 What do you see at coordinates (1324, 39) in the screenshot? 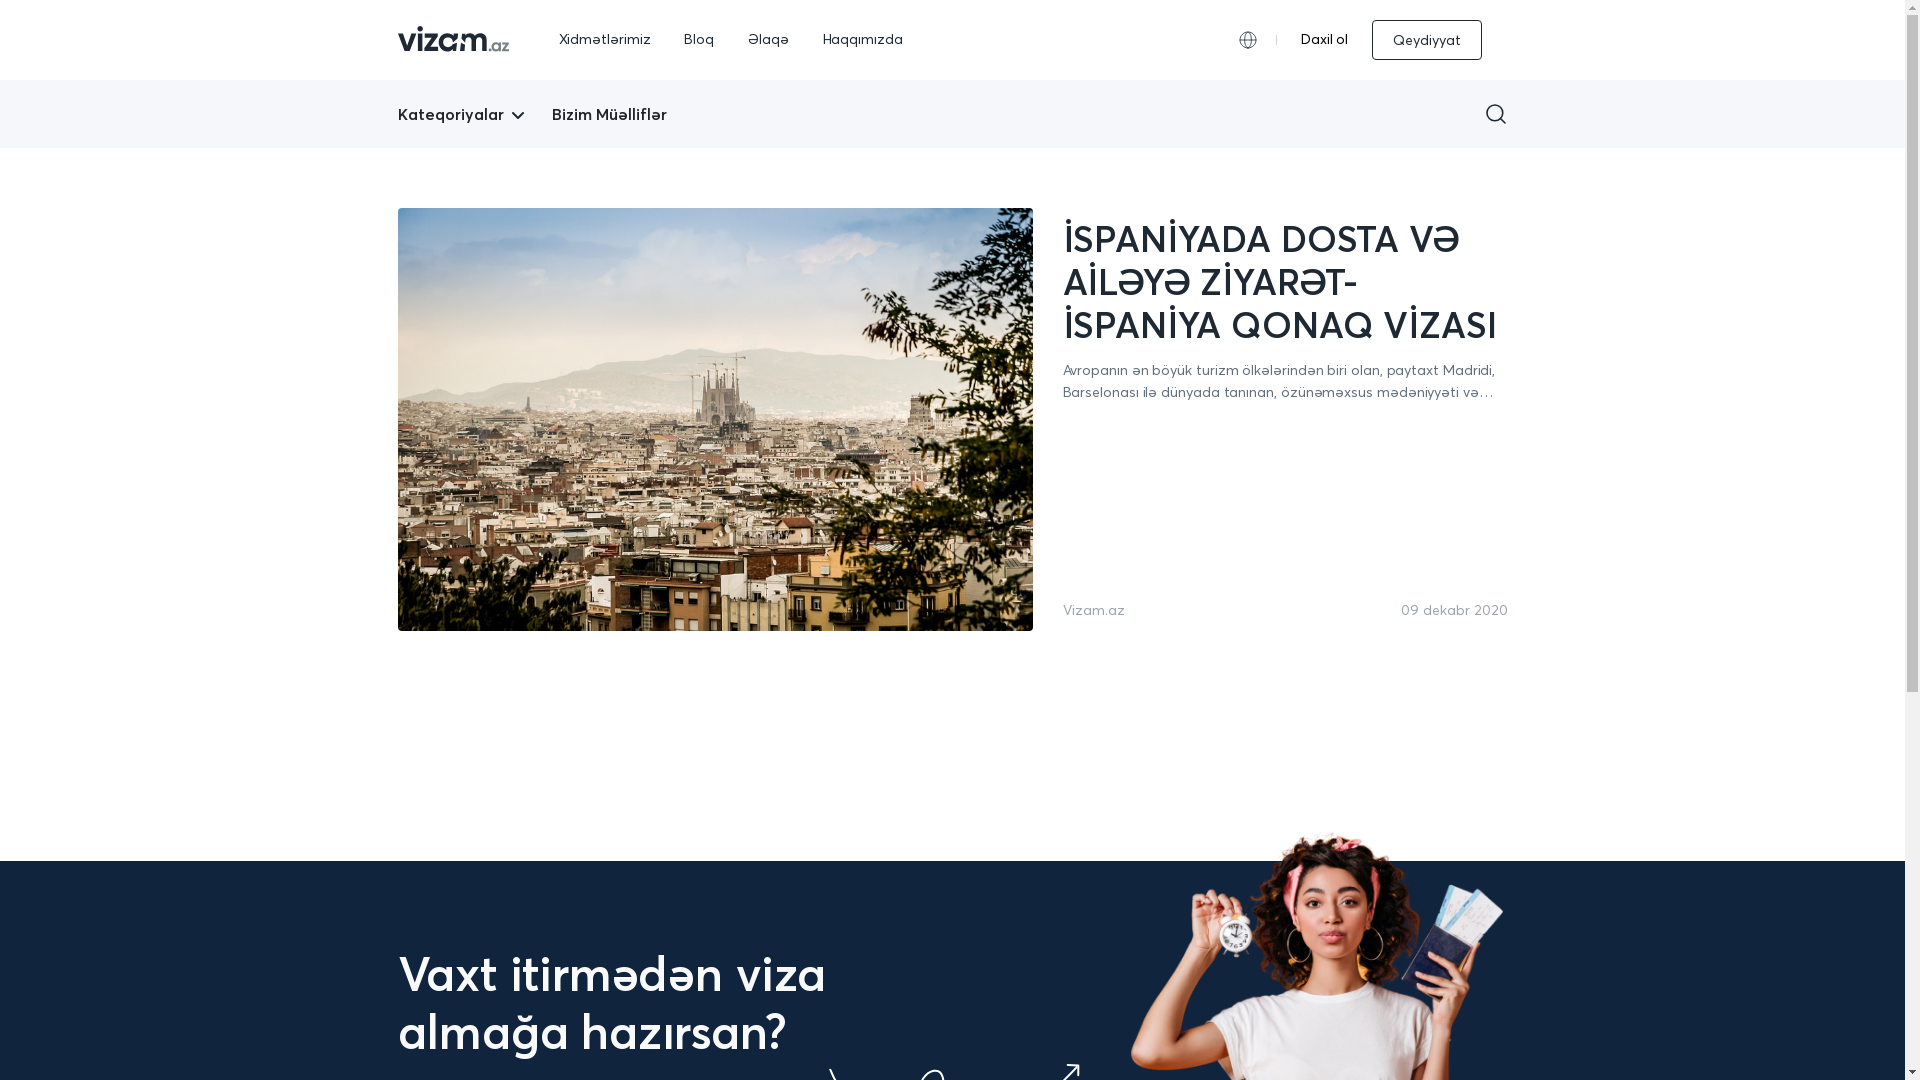
I see `'Daxil ol'` at bounding box center [1324, 39].